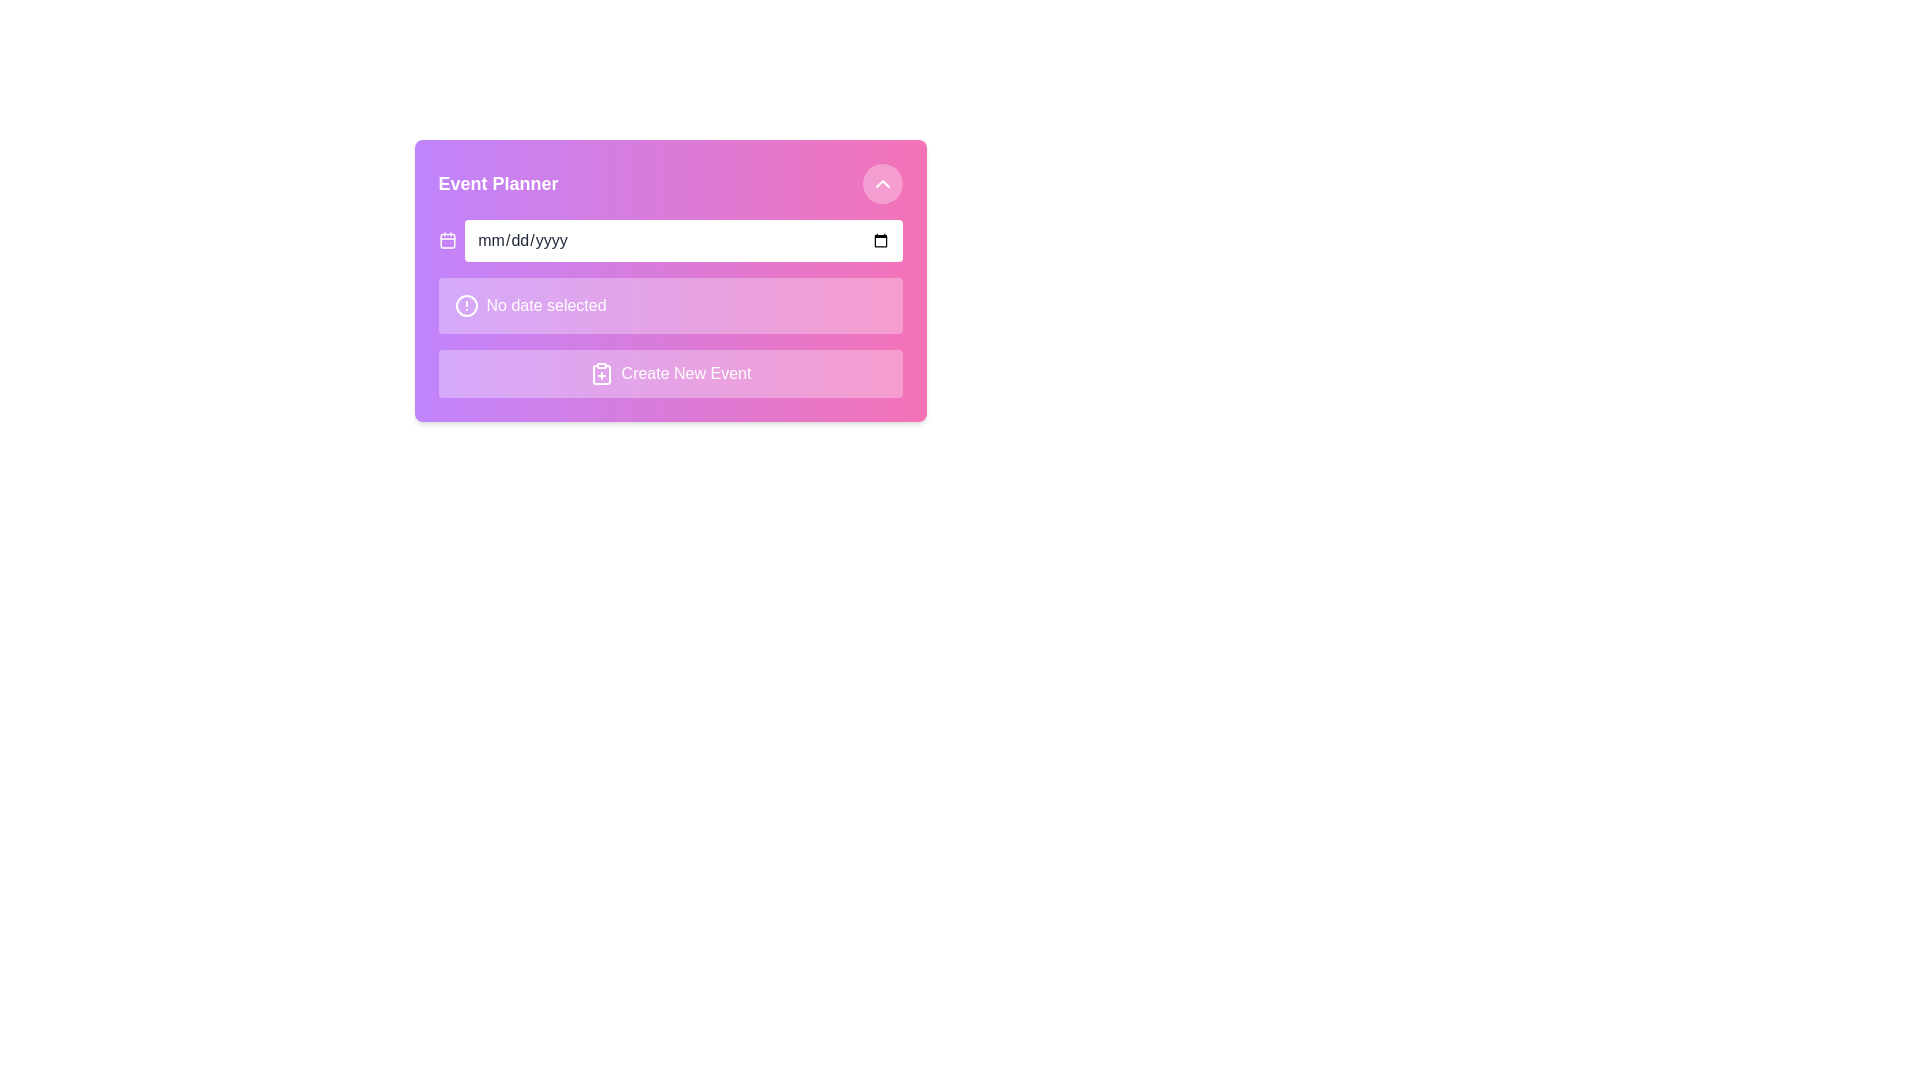  What do you see at coordinates (881, 184) in the screenshot?
I see `the circular button with an upward-pointing chevron icon located in the top-right corner of the 'Event Planner' panel` at bounding box center [881, 184].